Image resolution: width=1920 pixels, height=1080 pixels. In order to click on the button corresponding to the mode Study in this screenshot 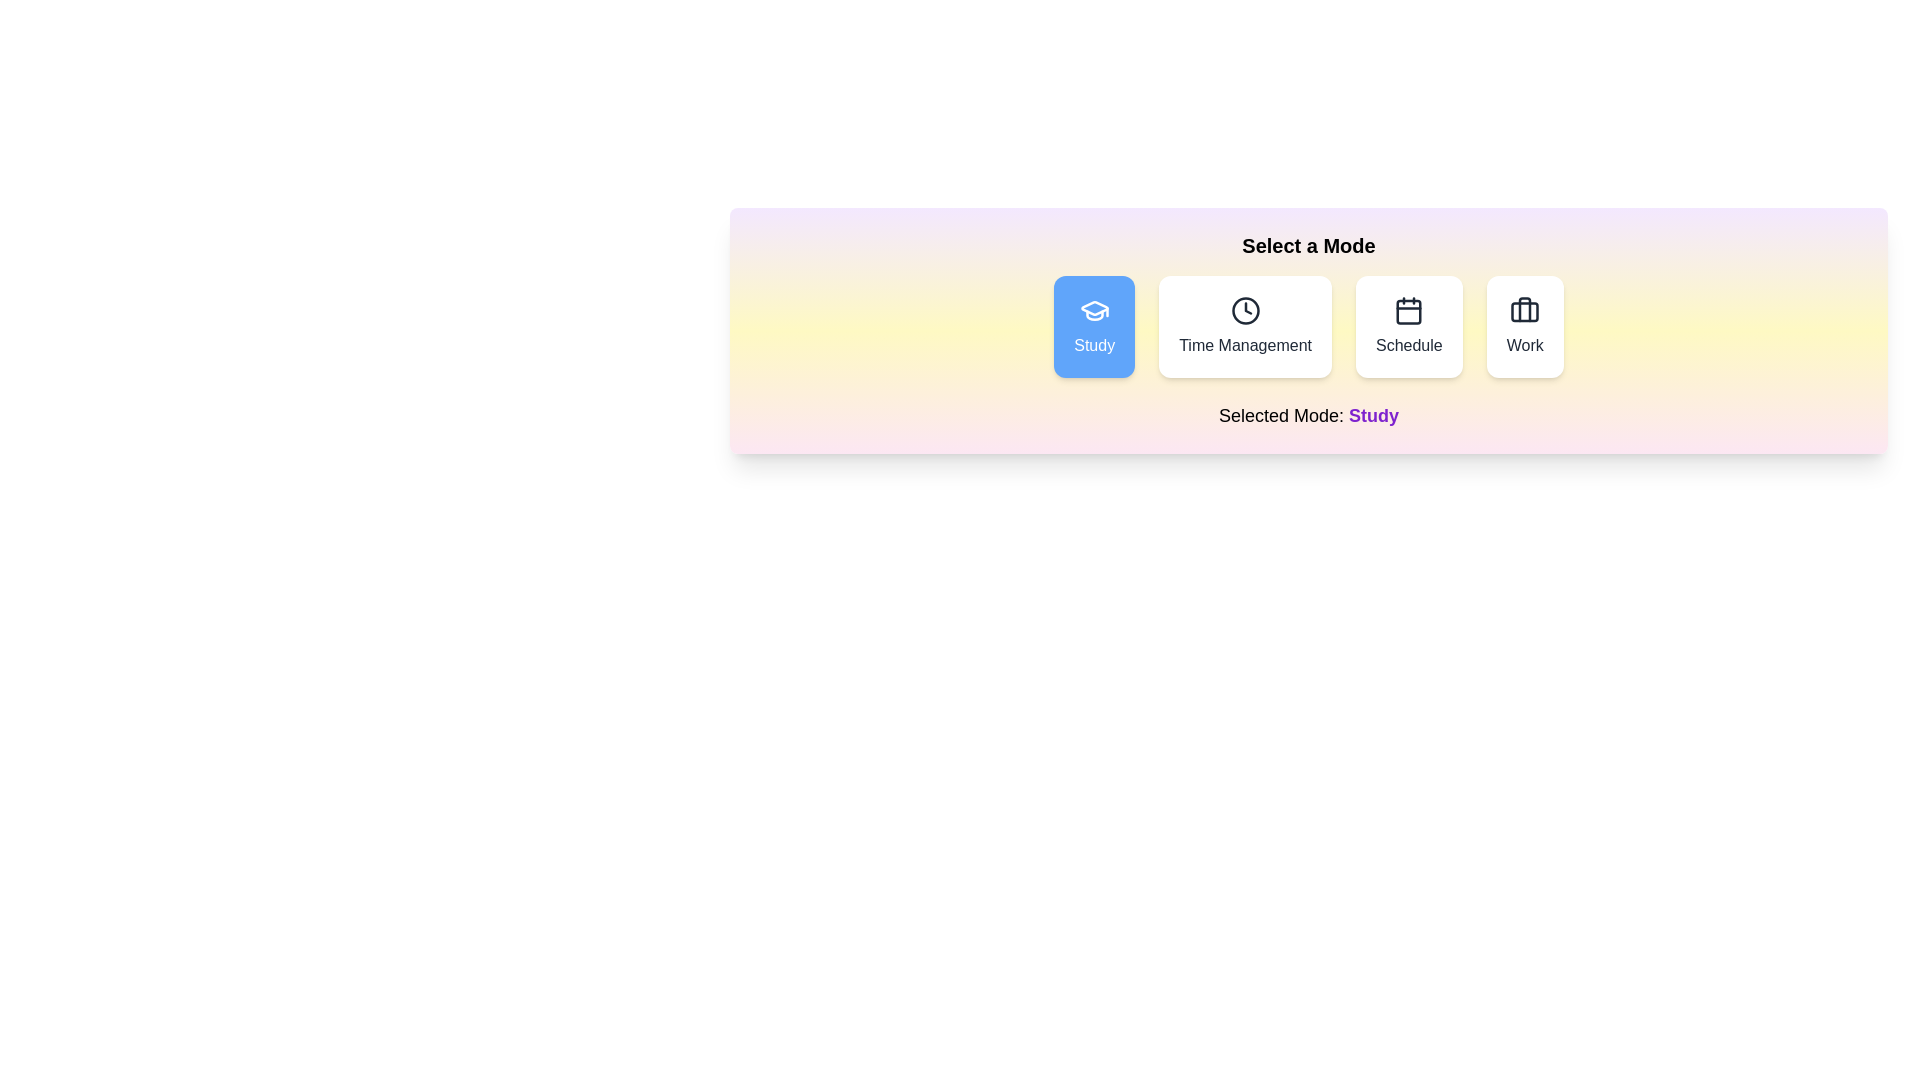, I will do `click(1093, 326)`.